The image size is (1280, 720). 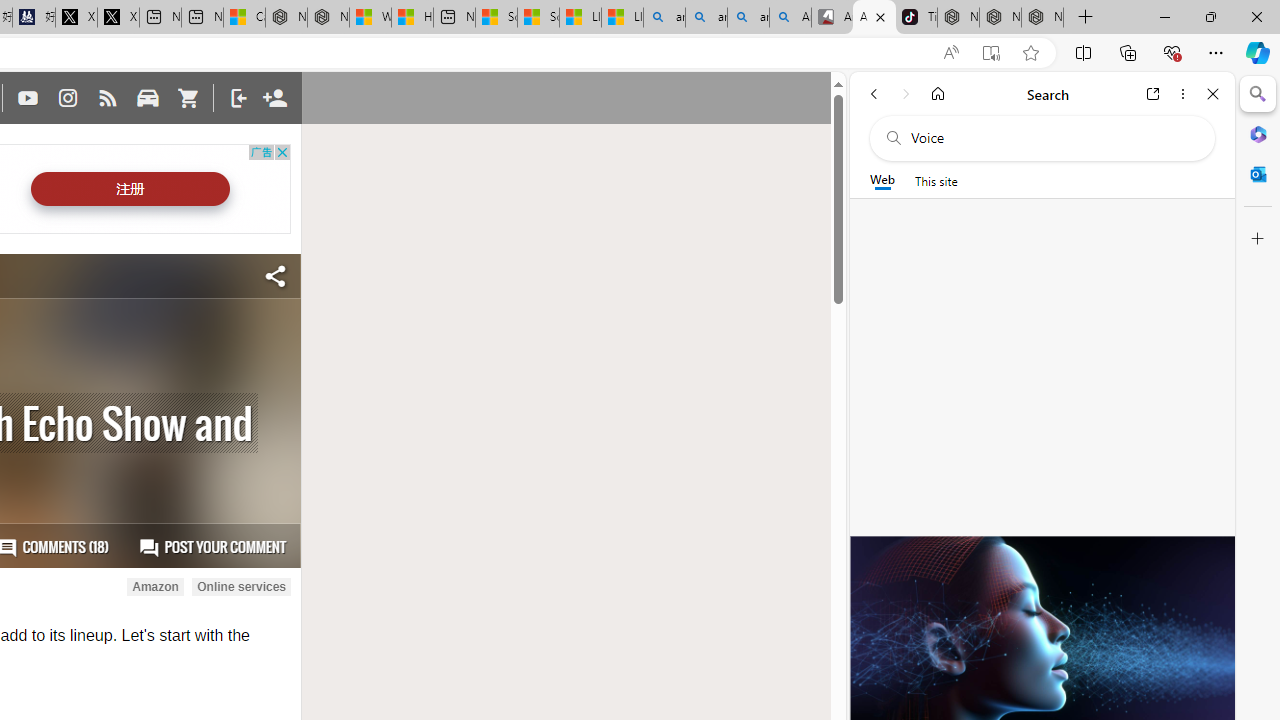 What do you see at coordinates (905, 93) in the screenshot?
I see `'Forward'` at bounding box center [905, 93].